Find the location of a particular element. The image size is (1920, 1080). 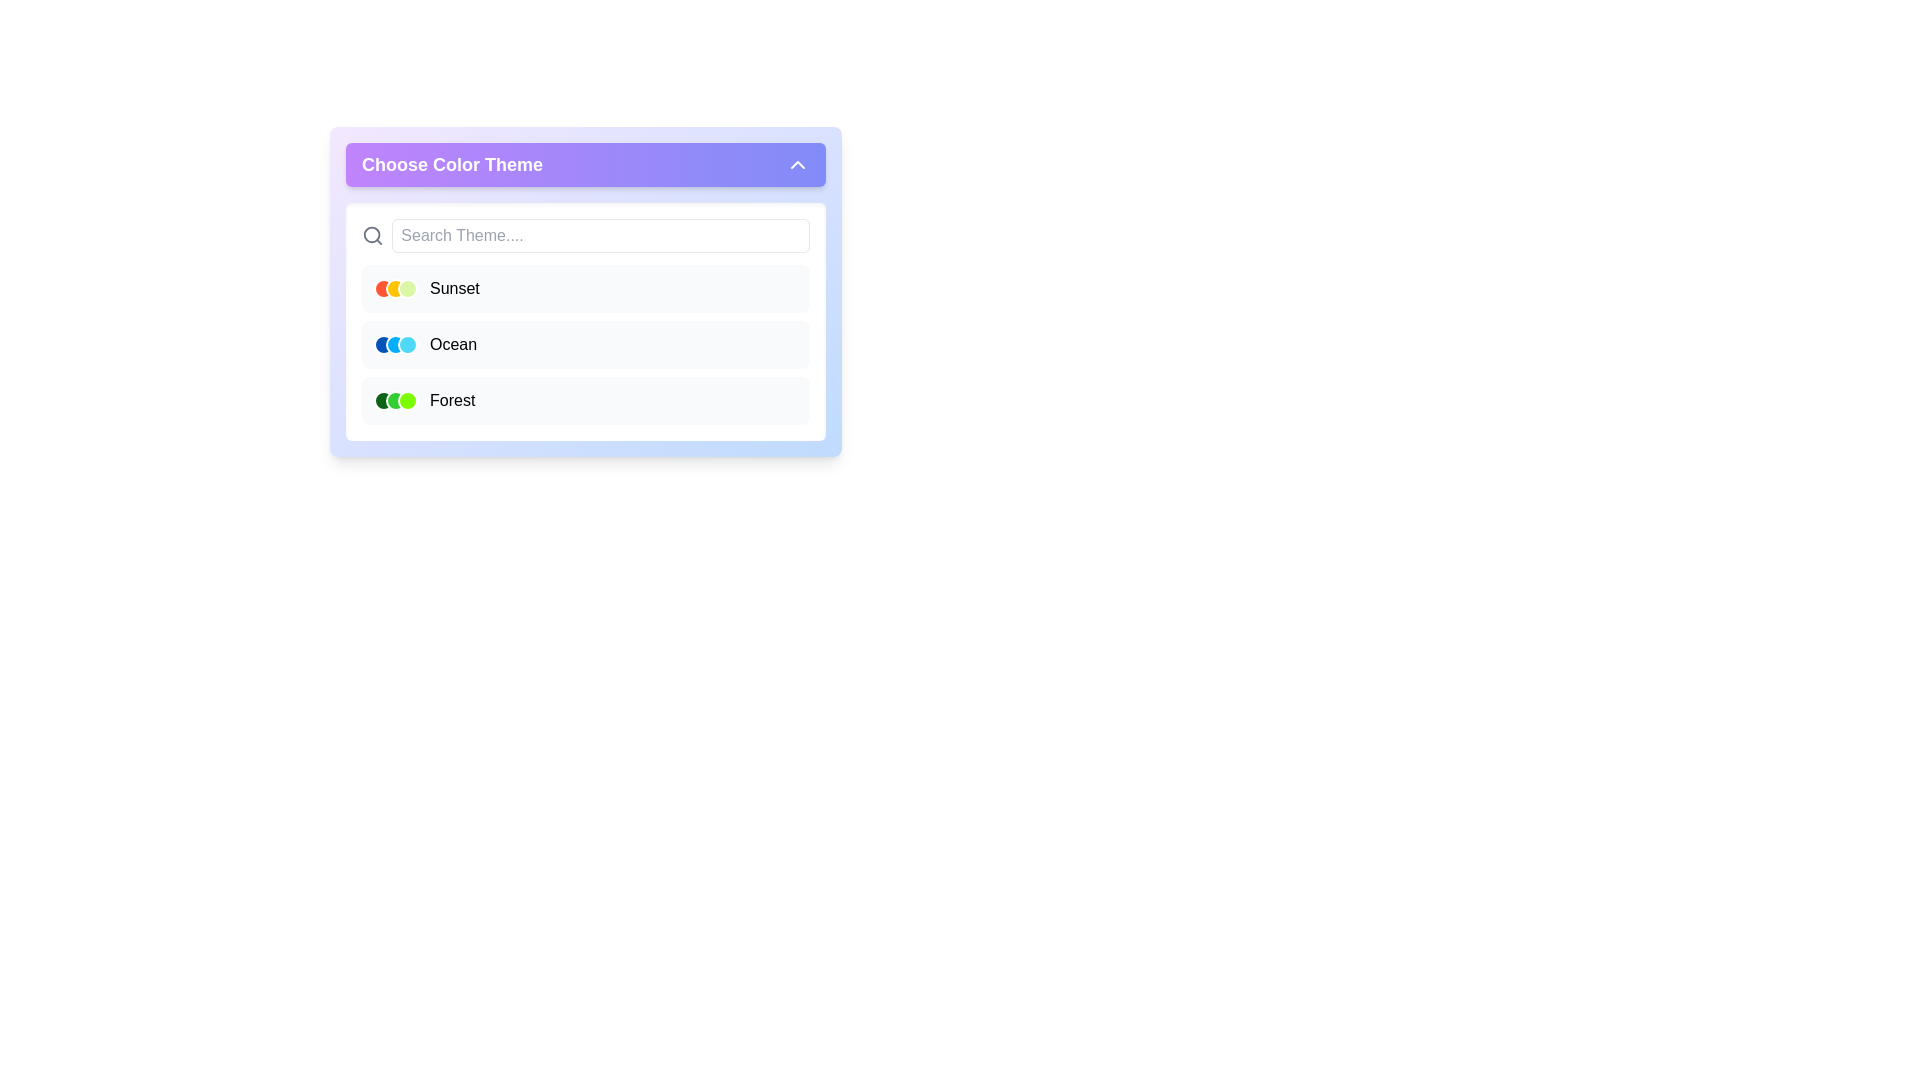

the selectable list item labeled 'Ocean' is located at coordinates (584, 343).